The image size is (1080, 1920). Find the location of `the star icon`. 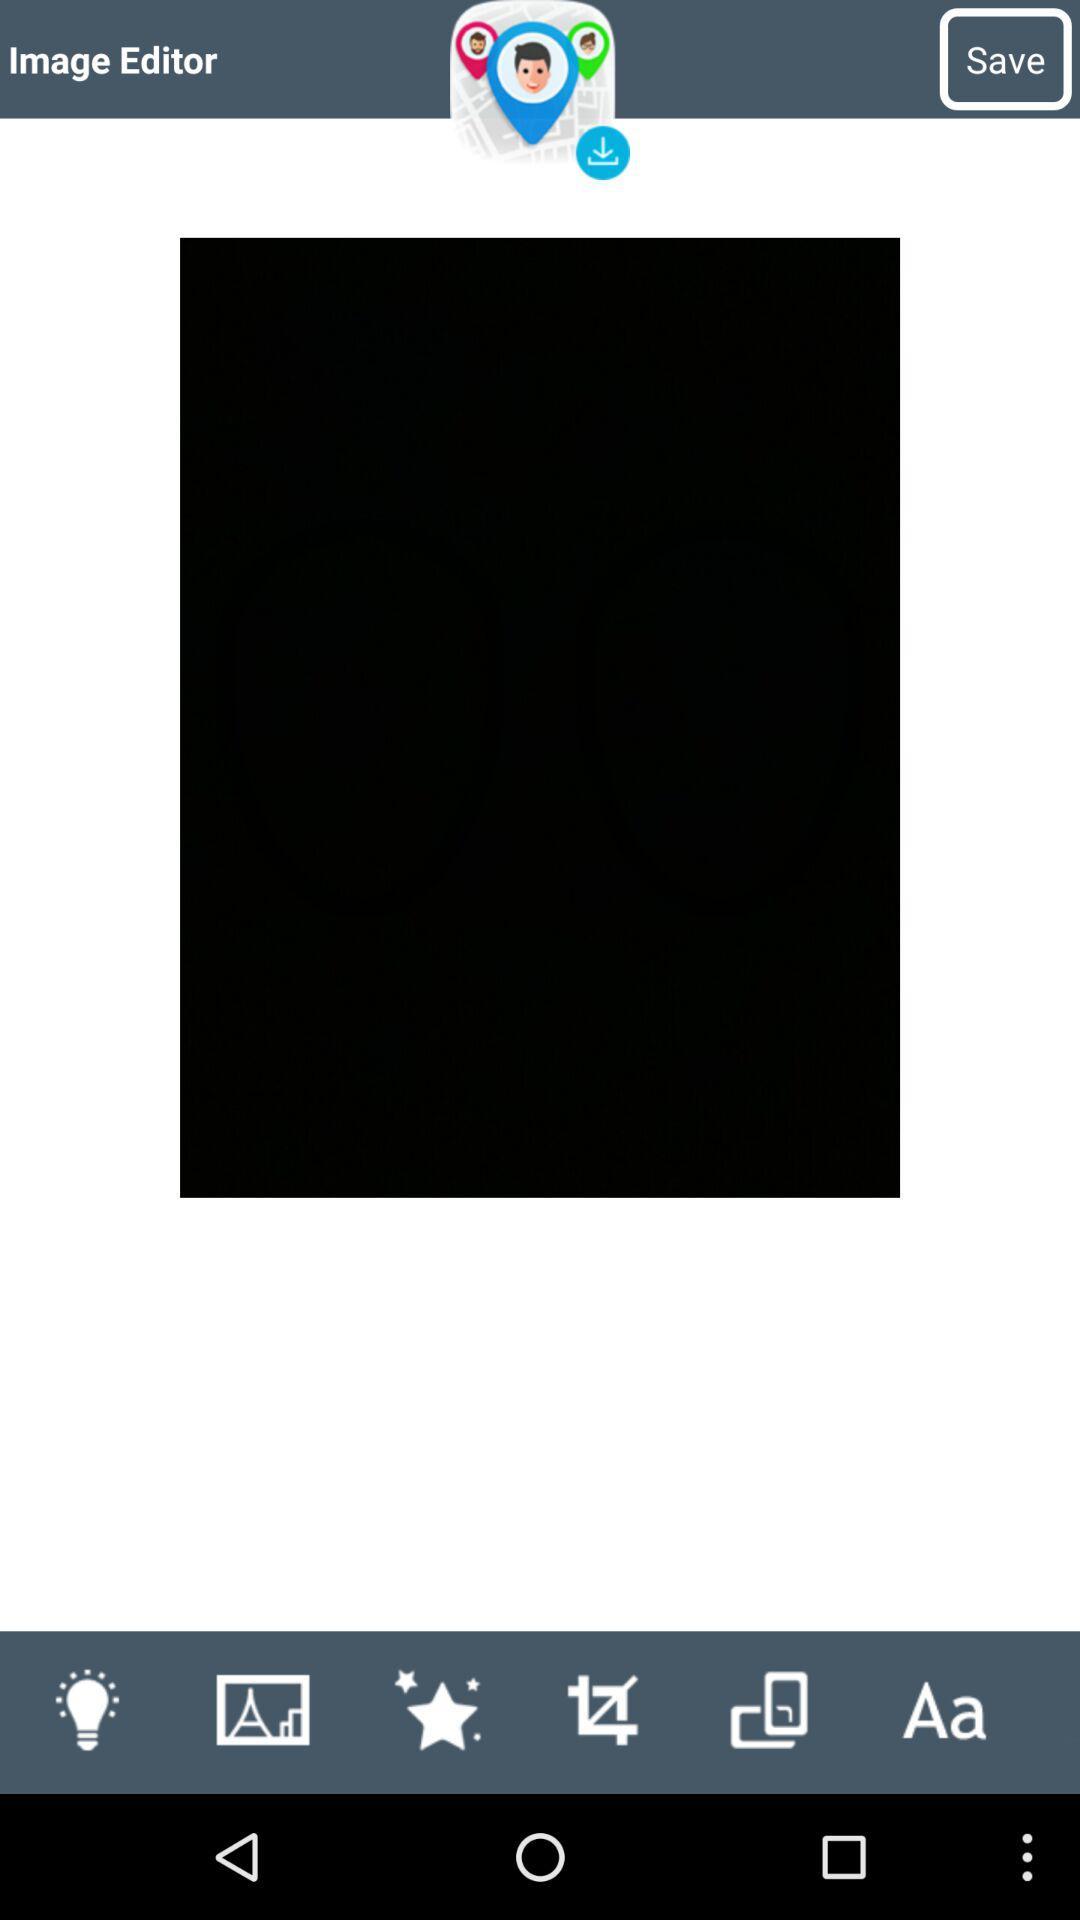

the star icon is located at coordinates (435, 1830).